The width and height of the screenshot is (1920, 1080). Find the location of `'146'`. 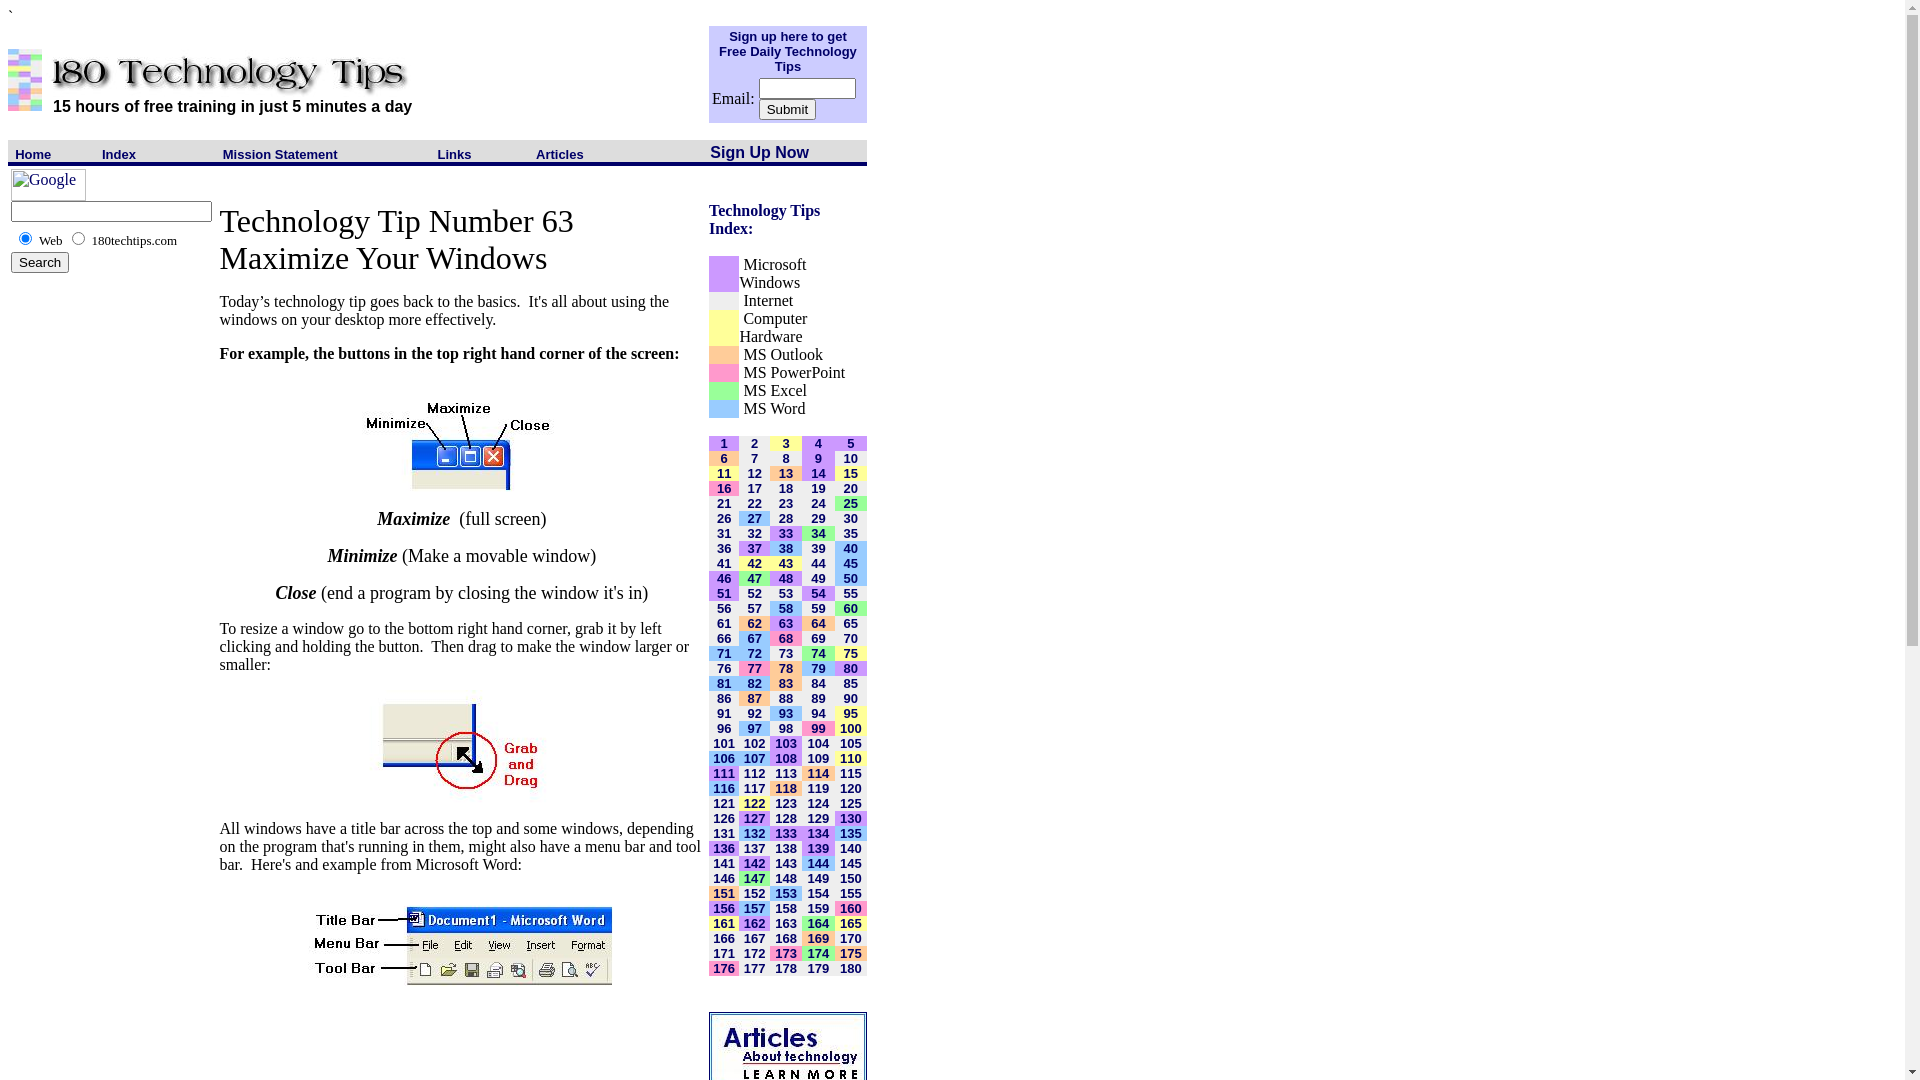

'146' is located at coordinates (713, 876).